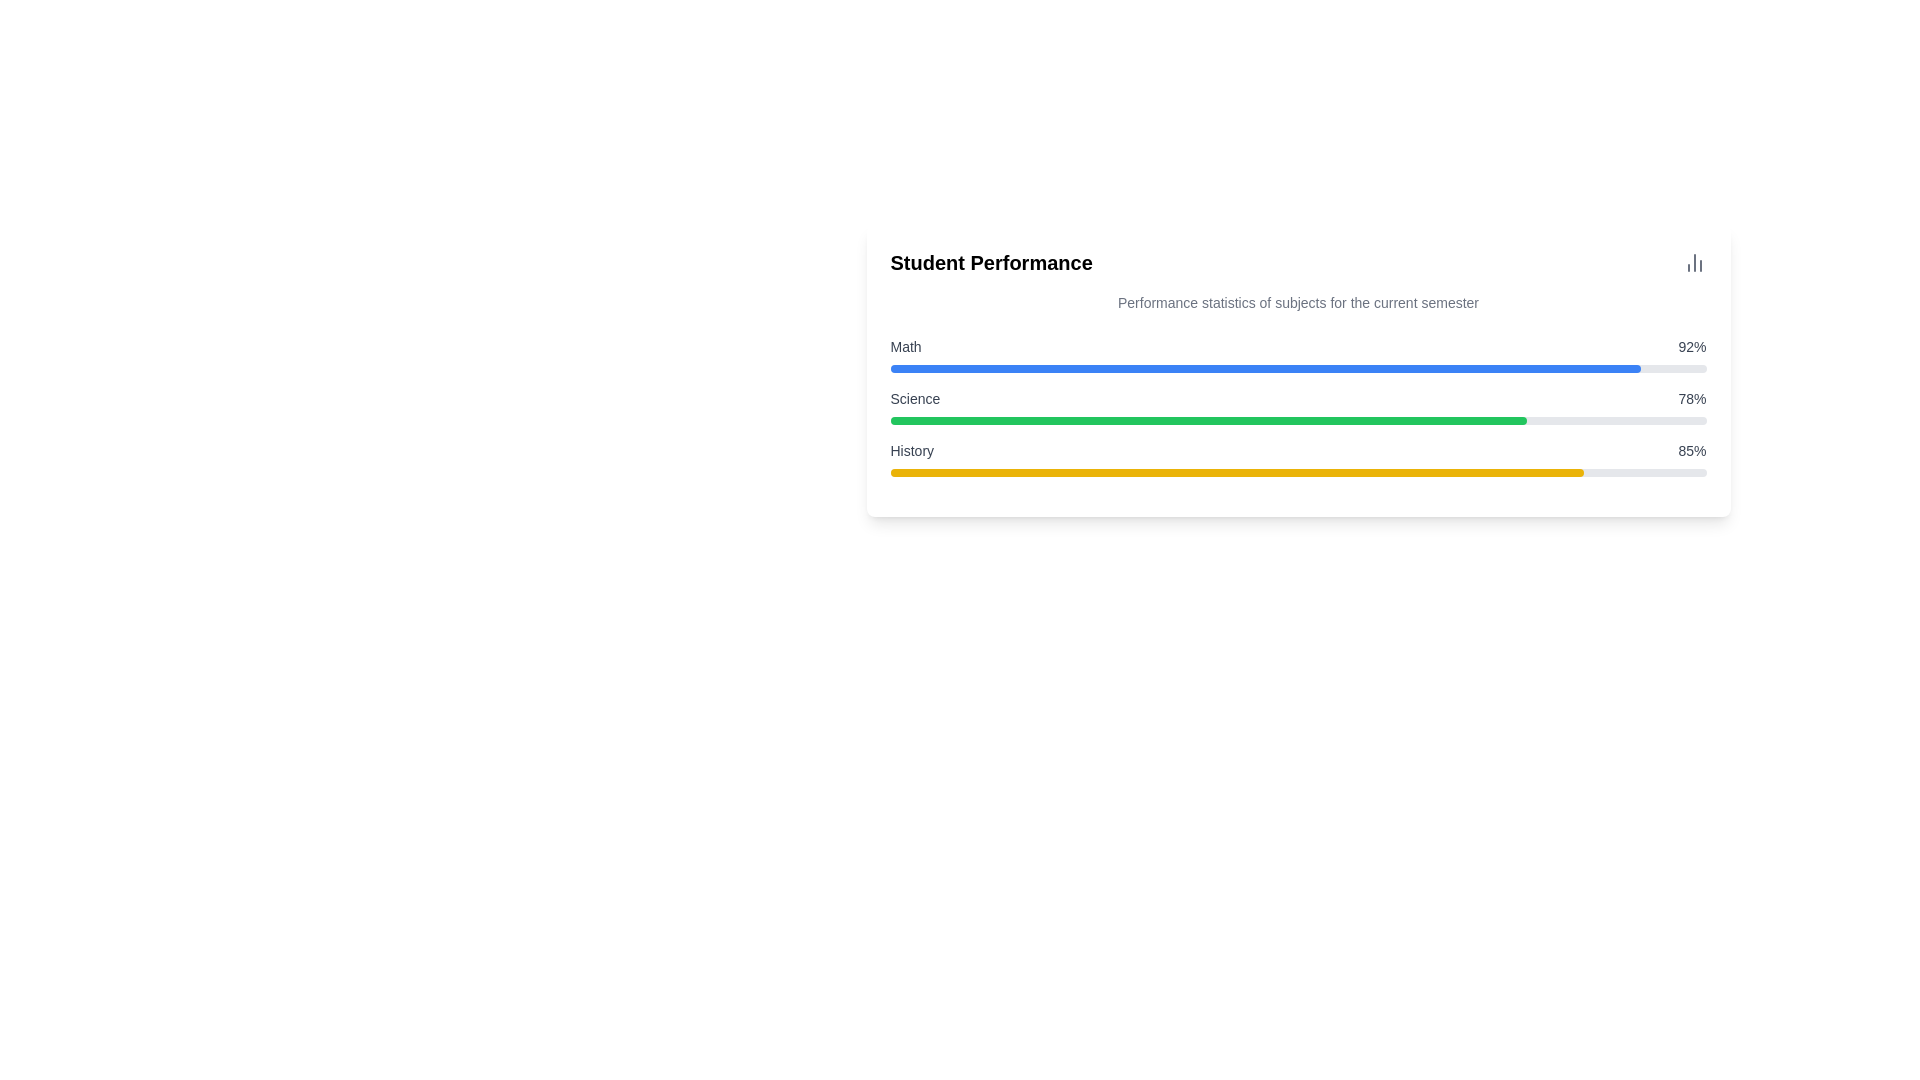  Describe the element at coordinates (1298, 369) in the screenshot. I see `the completion level of the first horizontal progress bar, which is styled with a gray background and a blue bar representing 92% completion, positioned below the 'Math' label` at that location.